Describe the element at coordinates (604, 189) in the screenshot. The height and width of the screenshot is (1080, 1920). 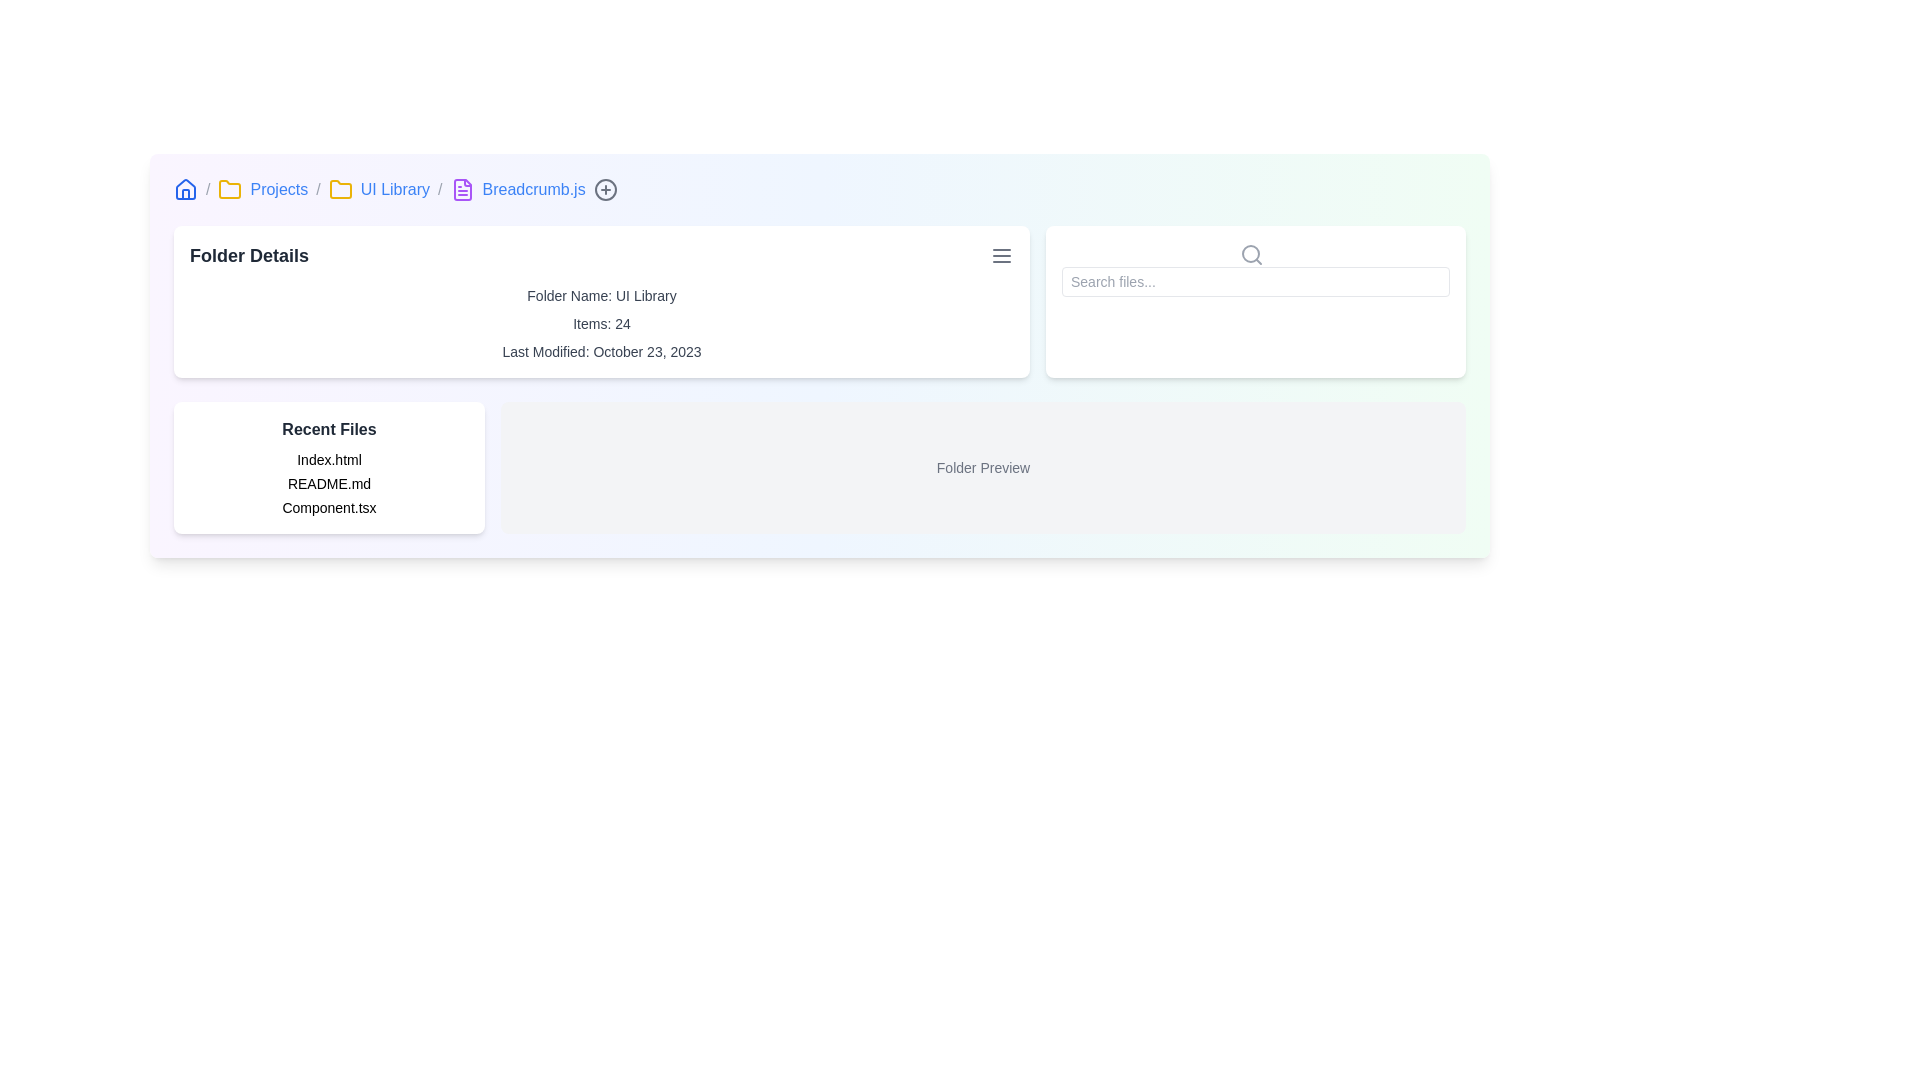
I see `the circular gray button with a plus sign inside, located at the rightmost end of the breadcrumb navigation bar` at that location.